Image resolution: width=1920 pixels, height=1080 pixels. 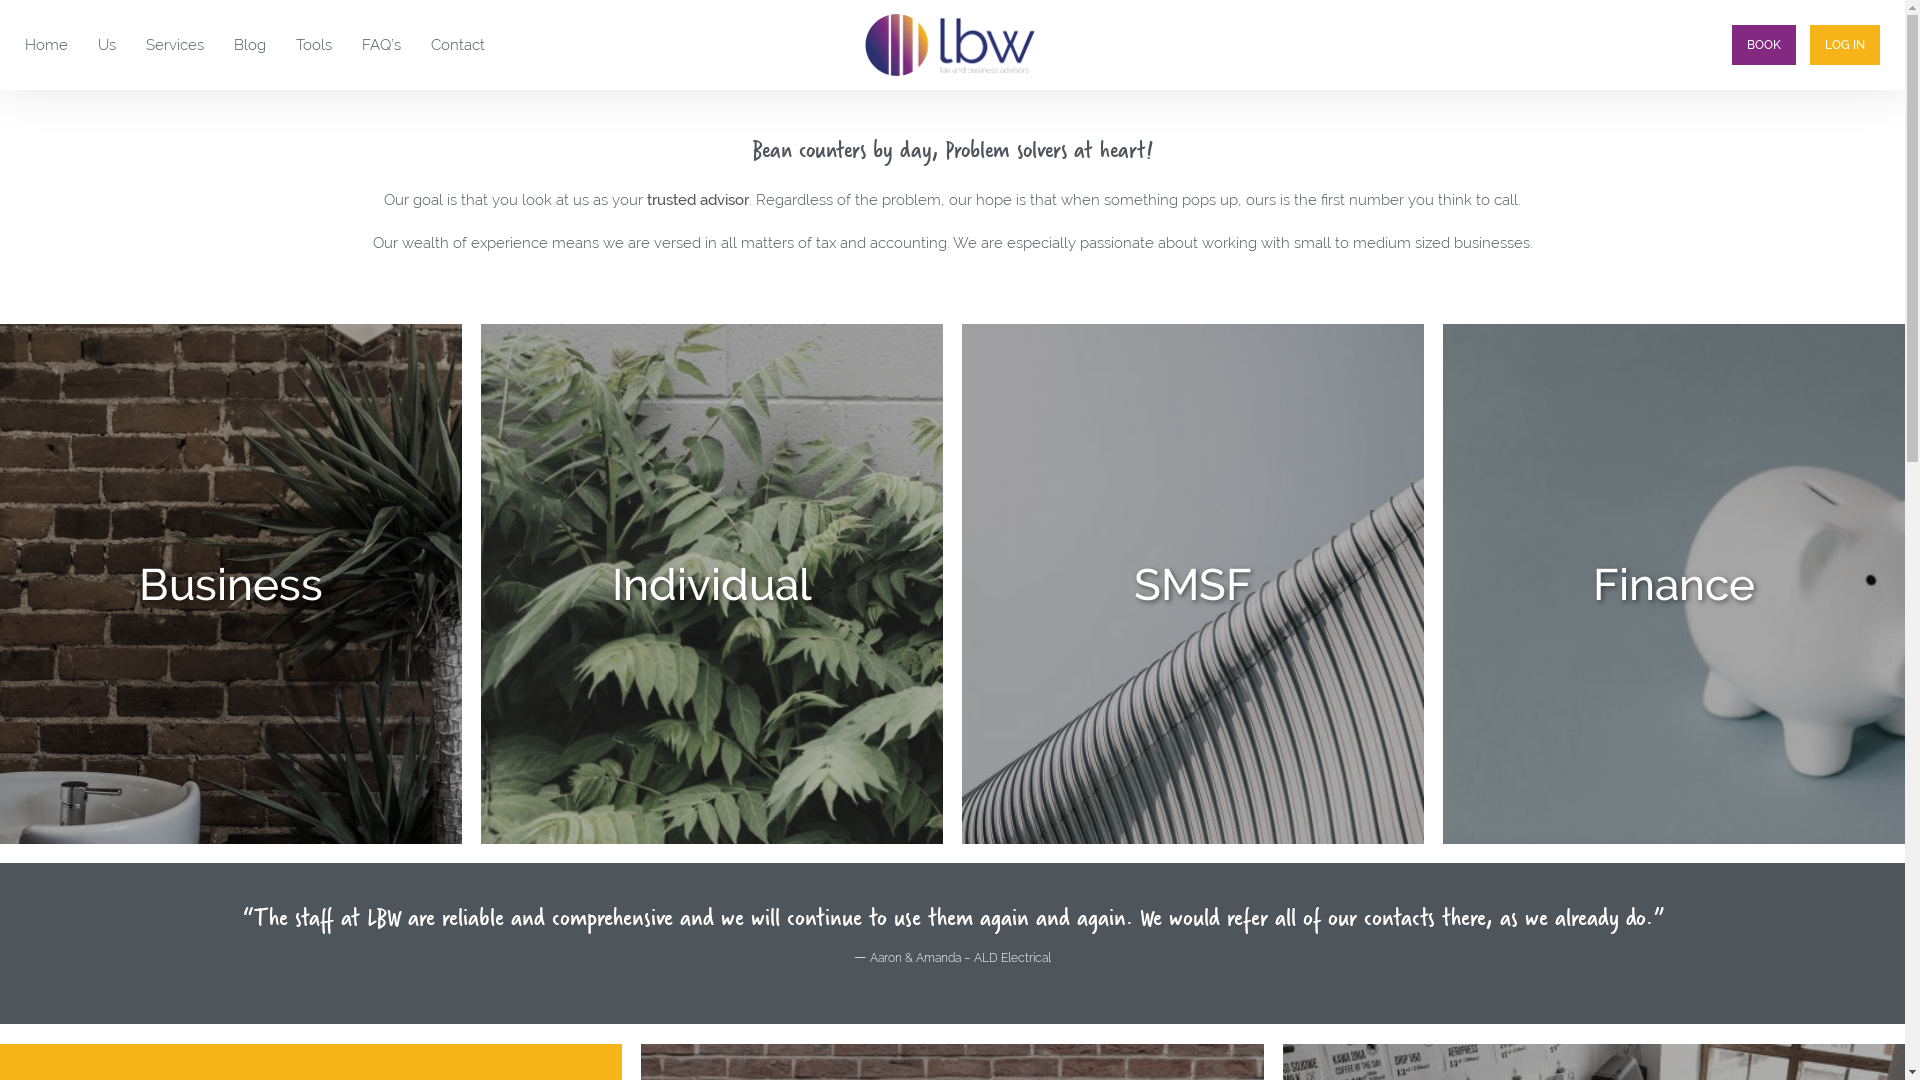 I want to click on 'LOG IN', so click(x=1843, y=45).